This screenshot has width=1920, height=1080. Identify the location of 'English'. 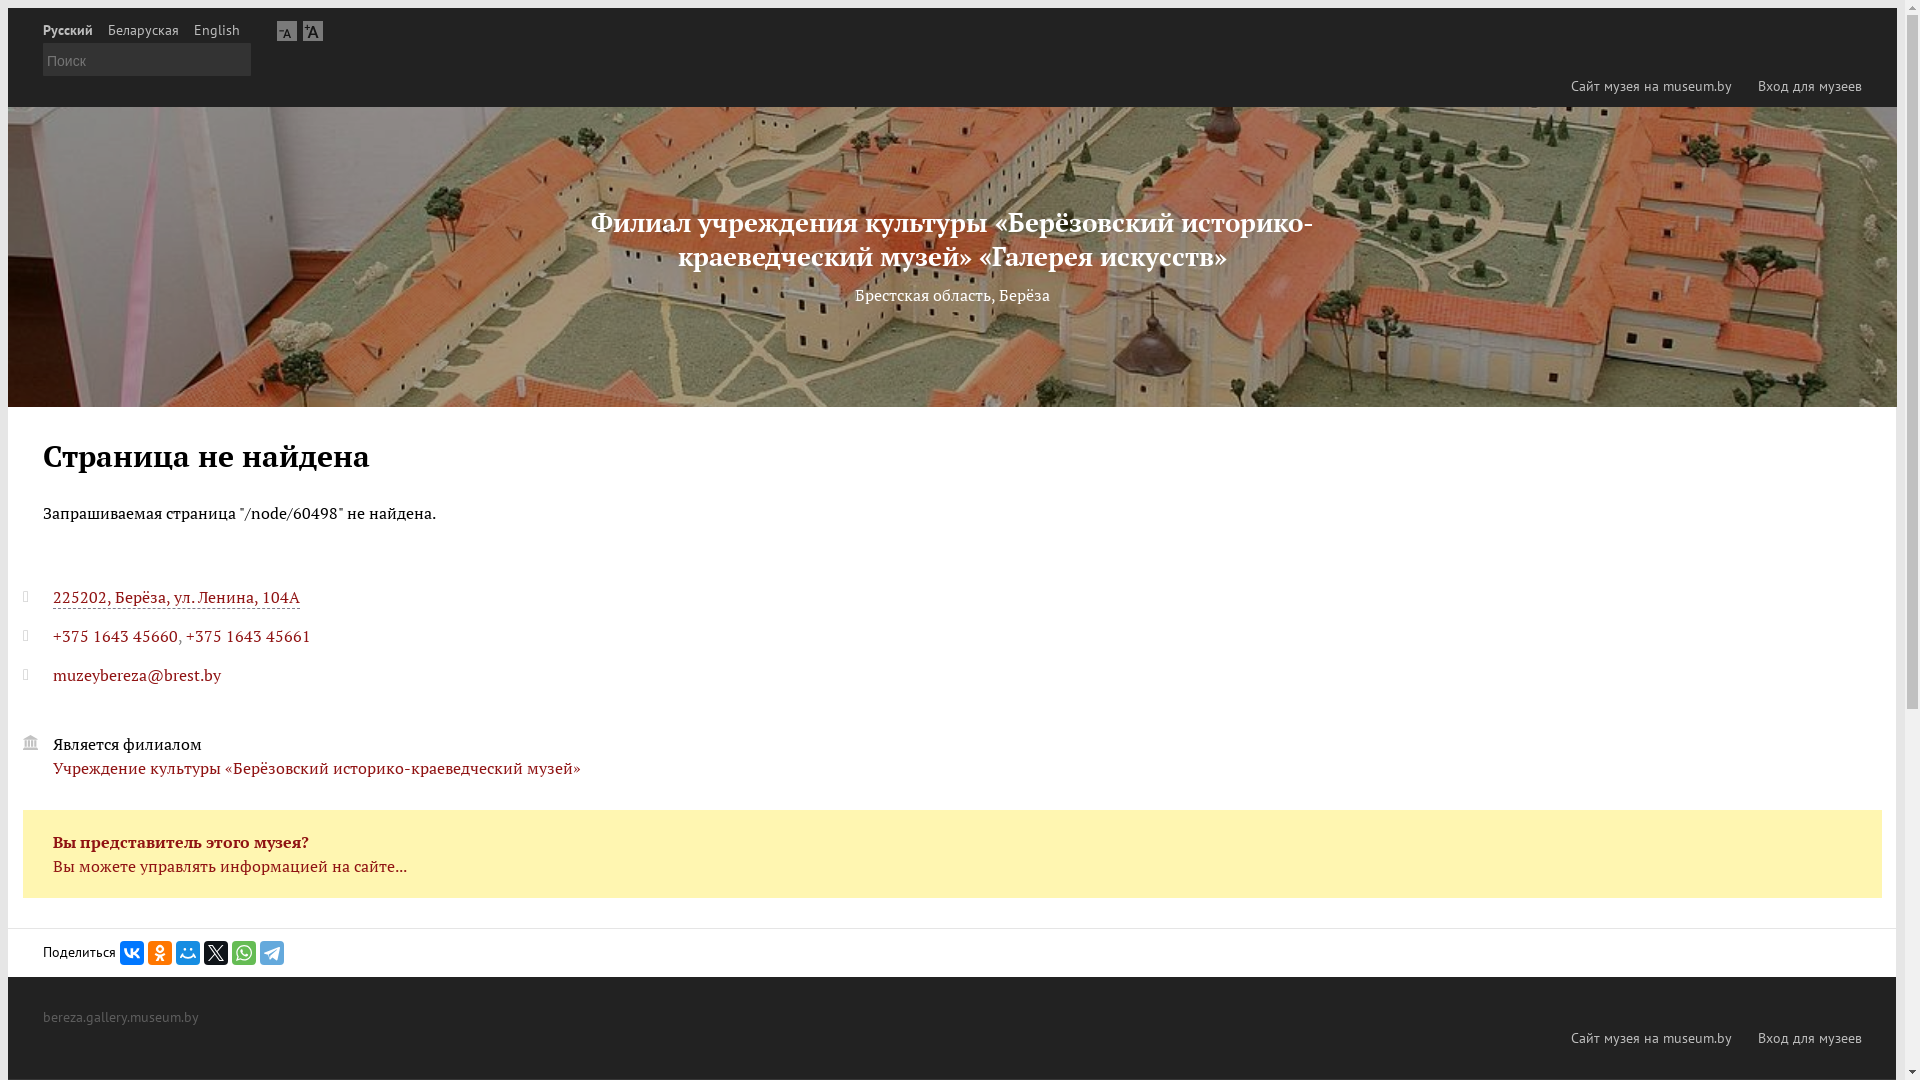
(193, 30).